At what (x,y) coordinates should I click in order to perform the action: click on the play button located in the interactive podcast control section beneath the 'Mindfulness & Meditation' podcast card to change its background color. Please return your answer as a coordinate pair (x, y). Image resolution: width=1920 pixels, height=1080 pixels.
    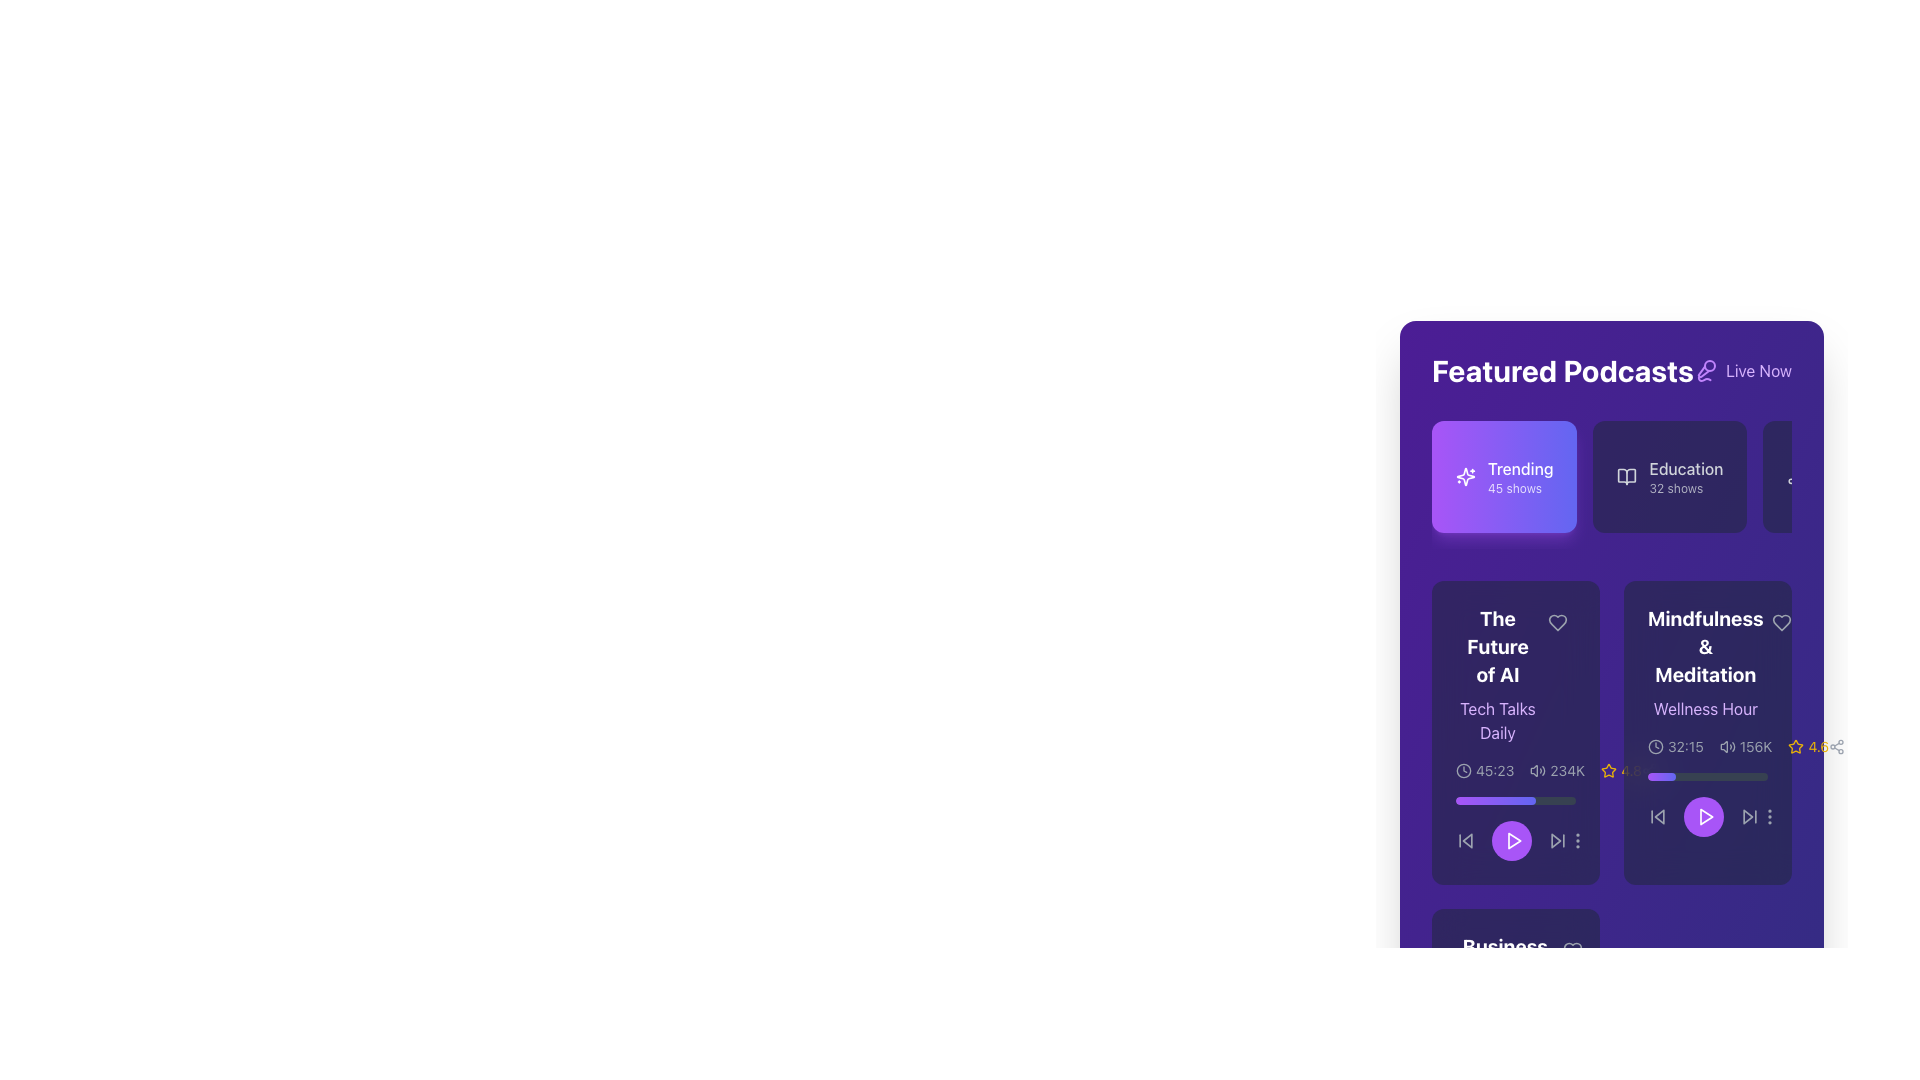
    Looking at the image, I should click on (1707, 817).